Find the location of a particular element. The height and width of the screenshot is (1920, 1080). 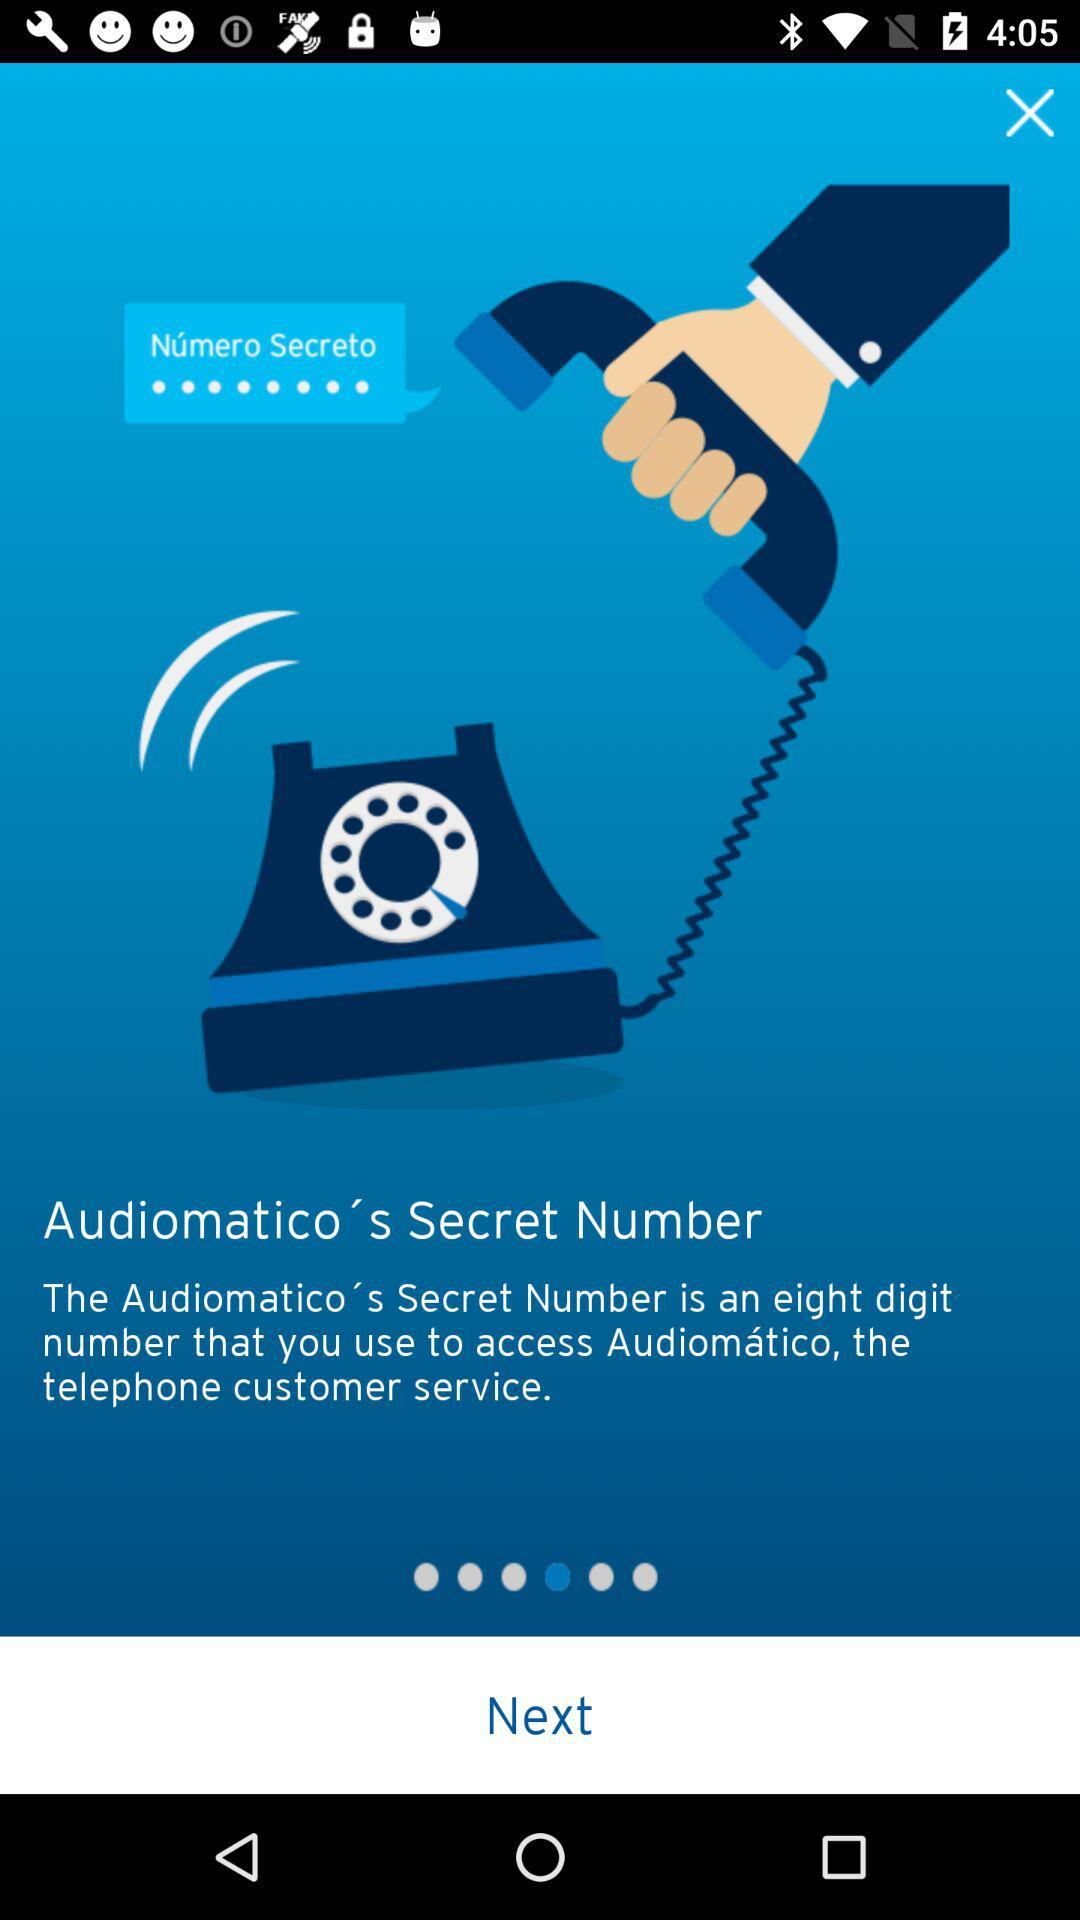

exit is located at coordinates (1030, 111).